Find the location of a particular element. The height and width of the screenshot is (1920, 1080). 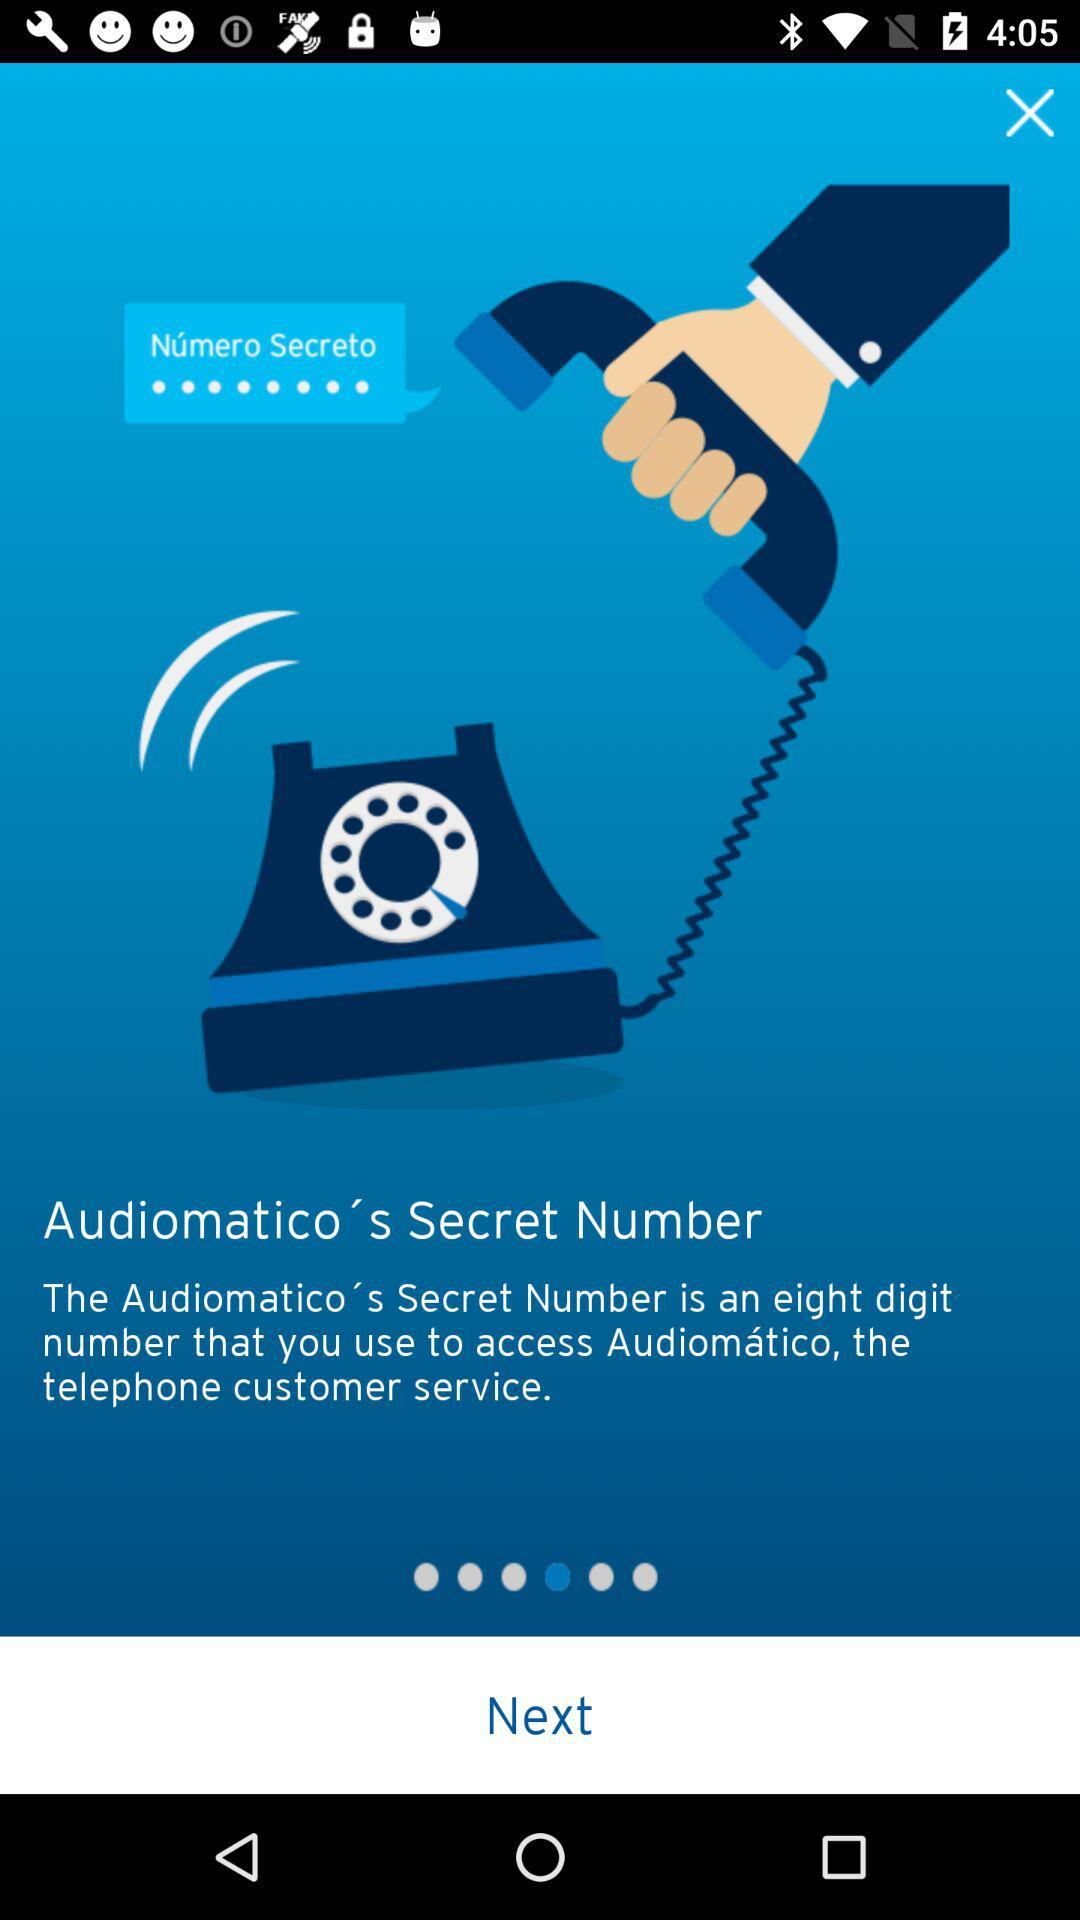

exit is located at coordinates (1030, 111).